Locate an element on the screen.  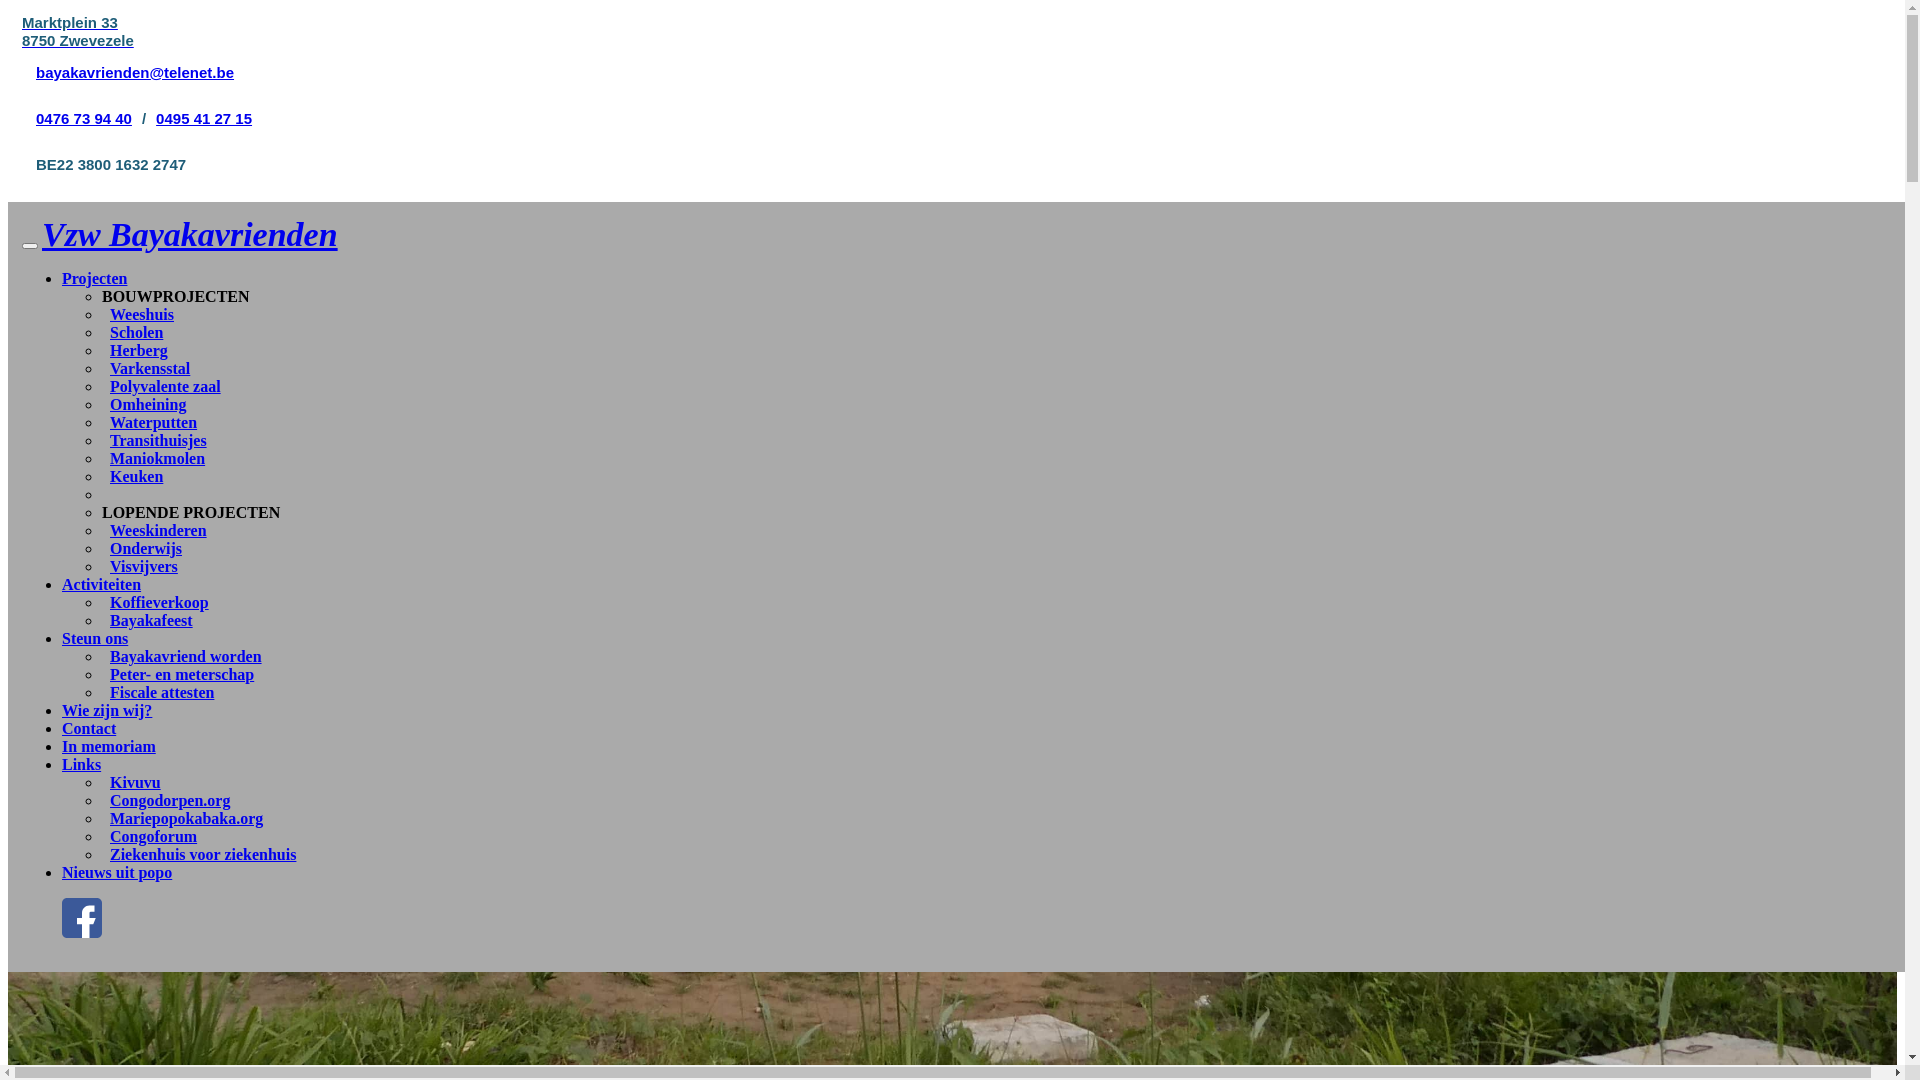
'Steun ons' is located at coordinates (94, 638).